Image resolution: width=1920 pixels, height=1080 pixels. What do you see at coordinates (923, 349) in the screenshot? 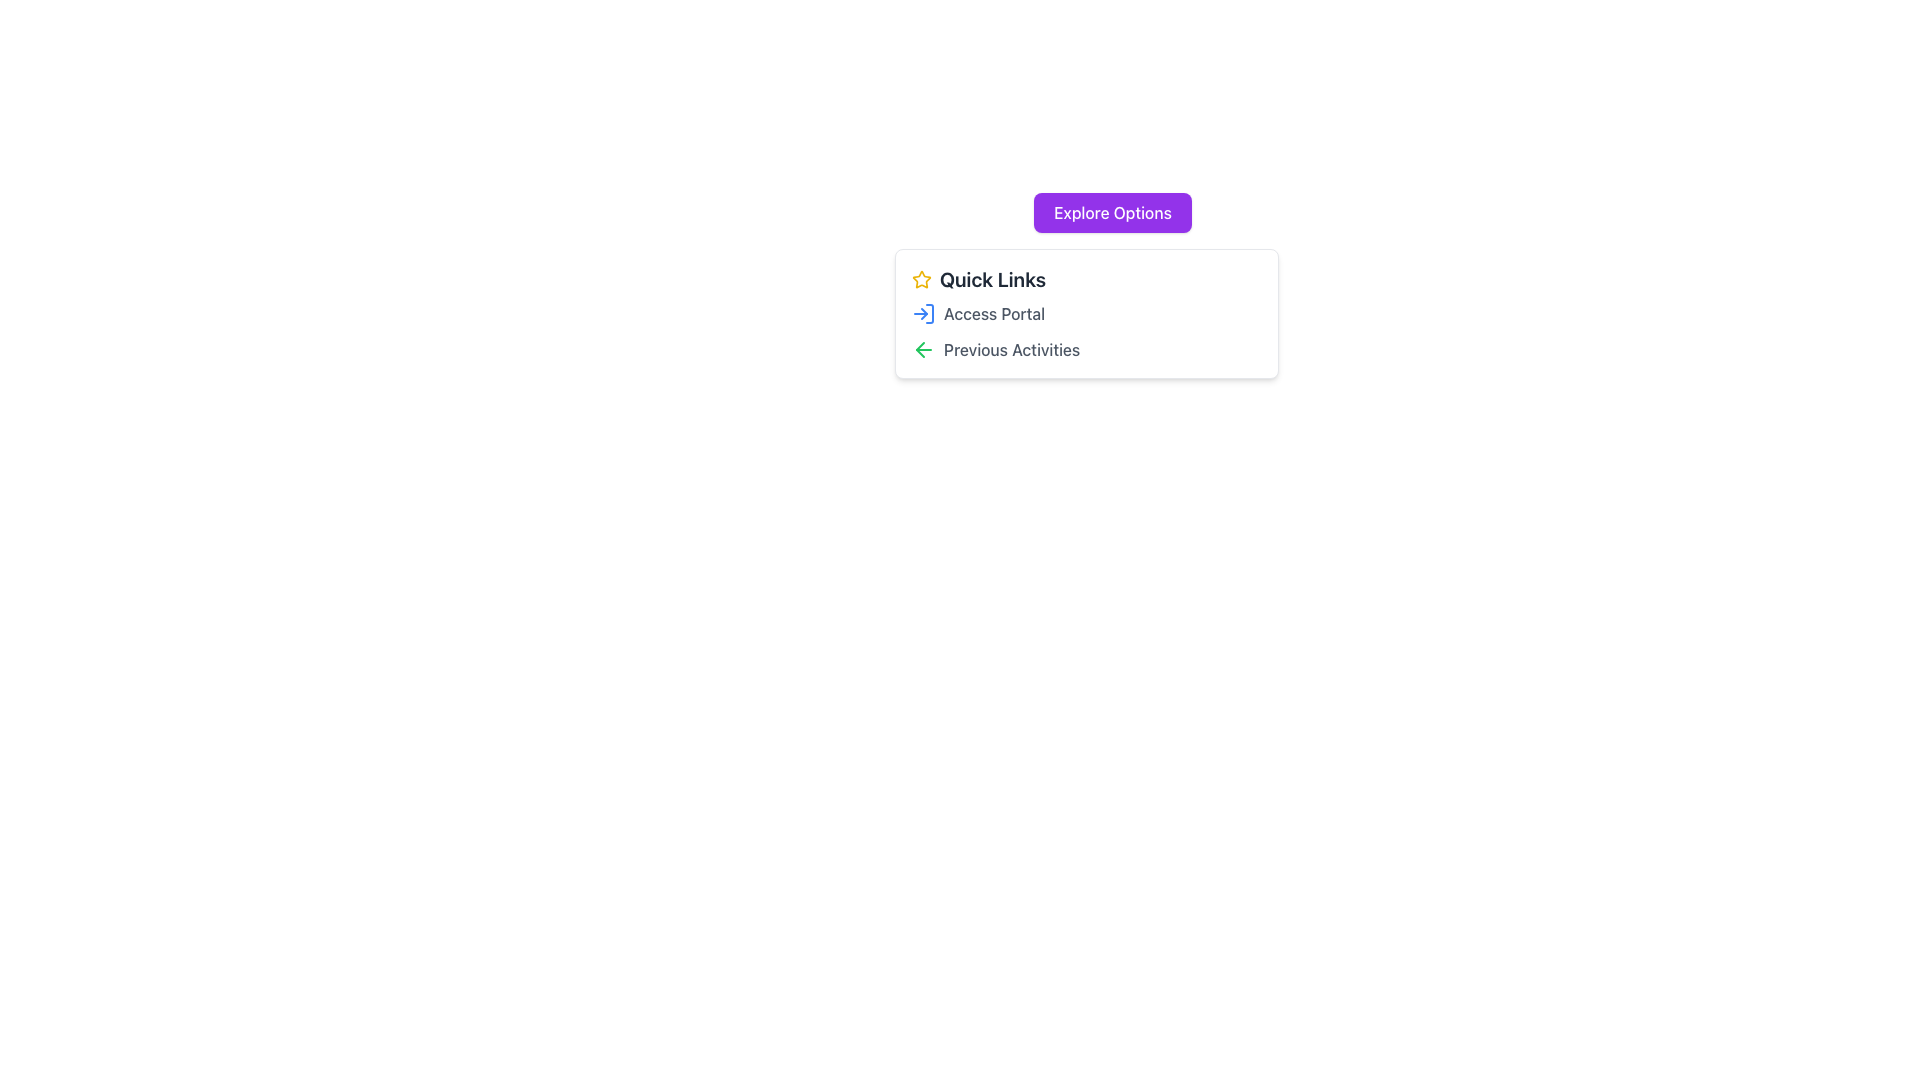
I see `the leftward green arrow icon located to the left of the 'Previous Activities' text` at bounding box center [923, 349].